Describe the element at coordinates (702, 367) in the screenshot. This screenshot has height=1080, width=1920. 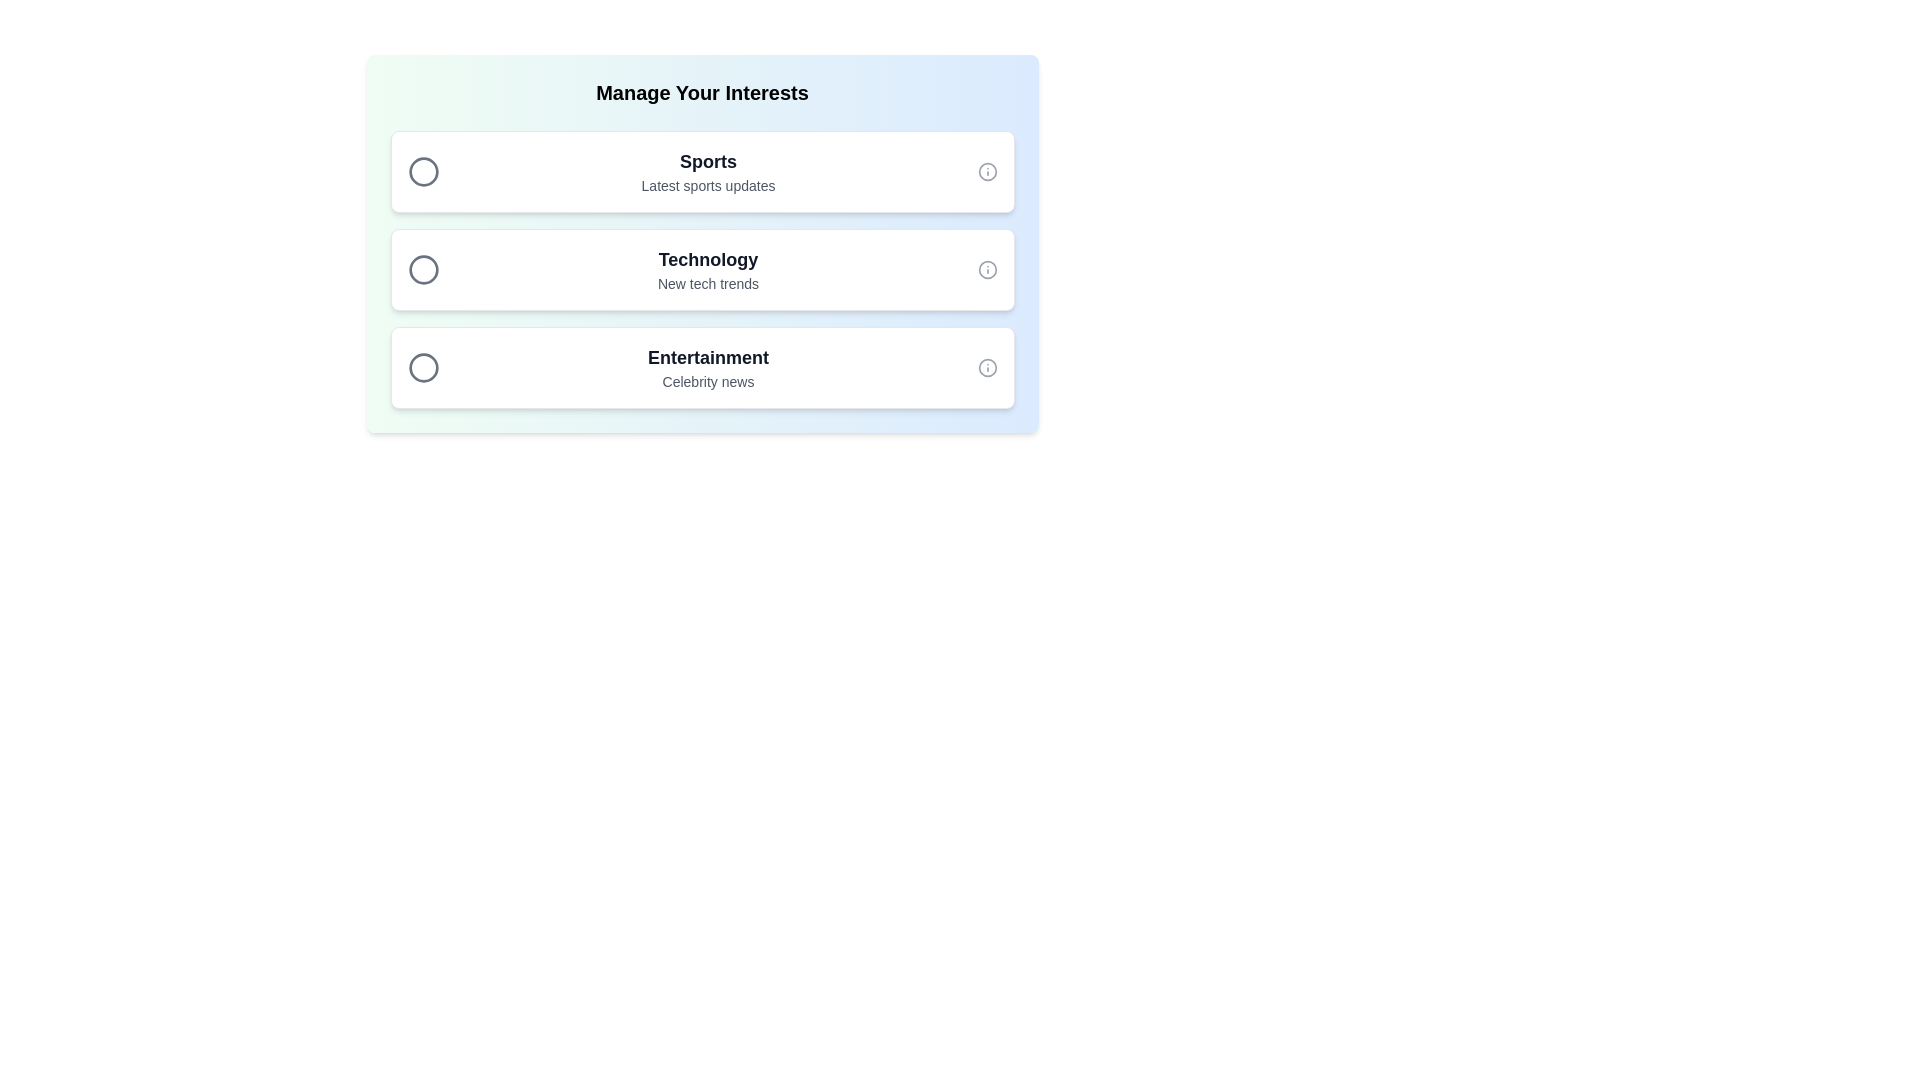
I see `the chip item labeled Entertainment to observe the visual feedback` at that location.